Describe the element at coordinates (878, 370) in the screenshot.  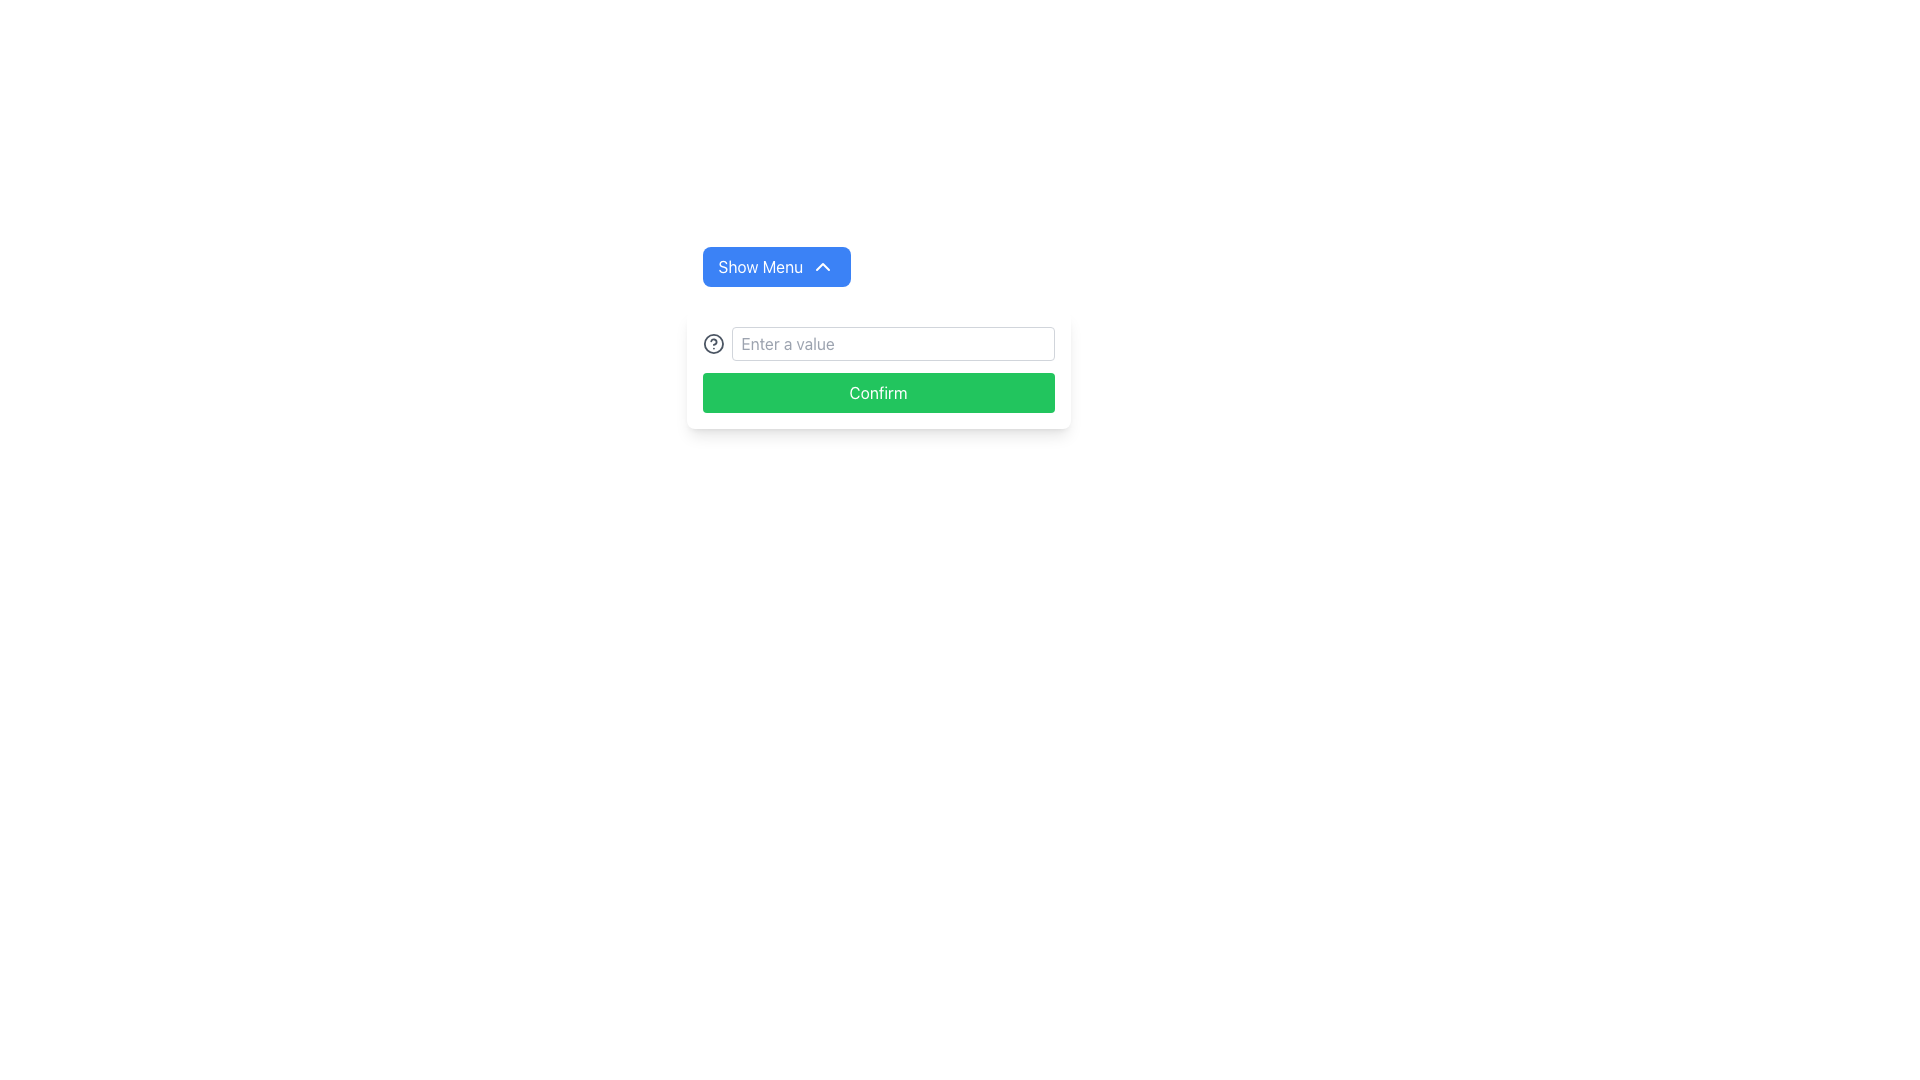
I see `the 'Confirm' button located in the Modal window, which serves as an input interface for users to enter a value and confirm their action` at that location.